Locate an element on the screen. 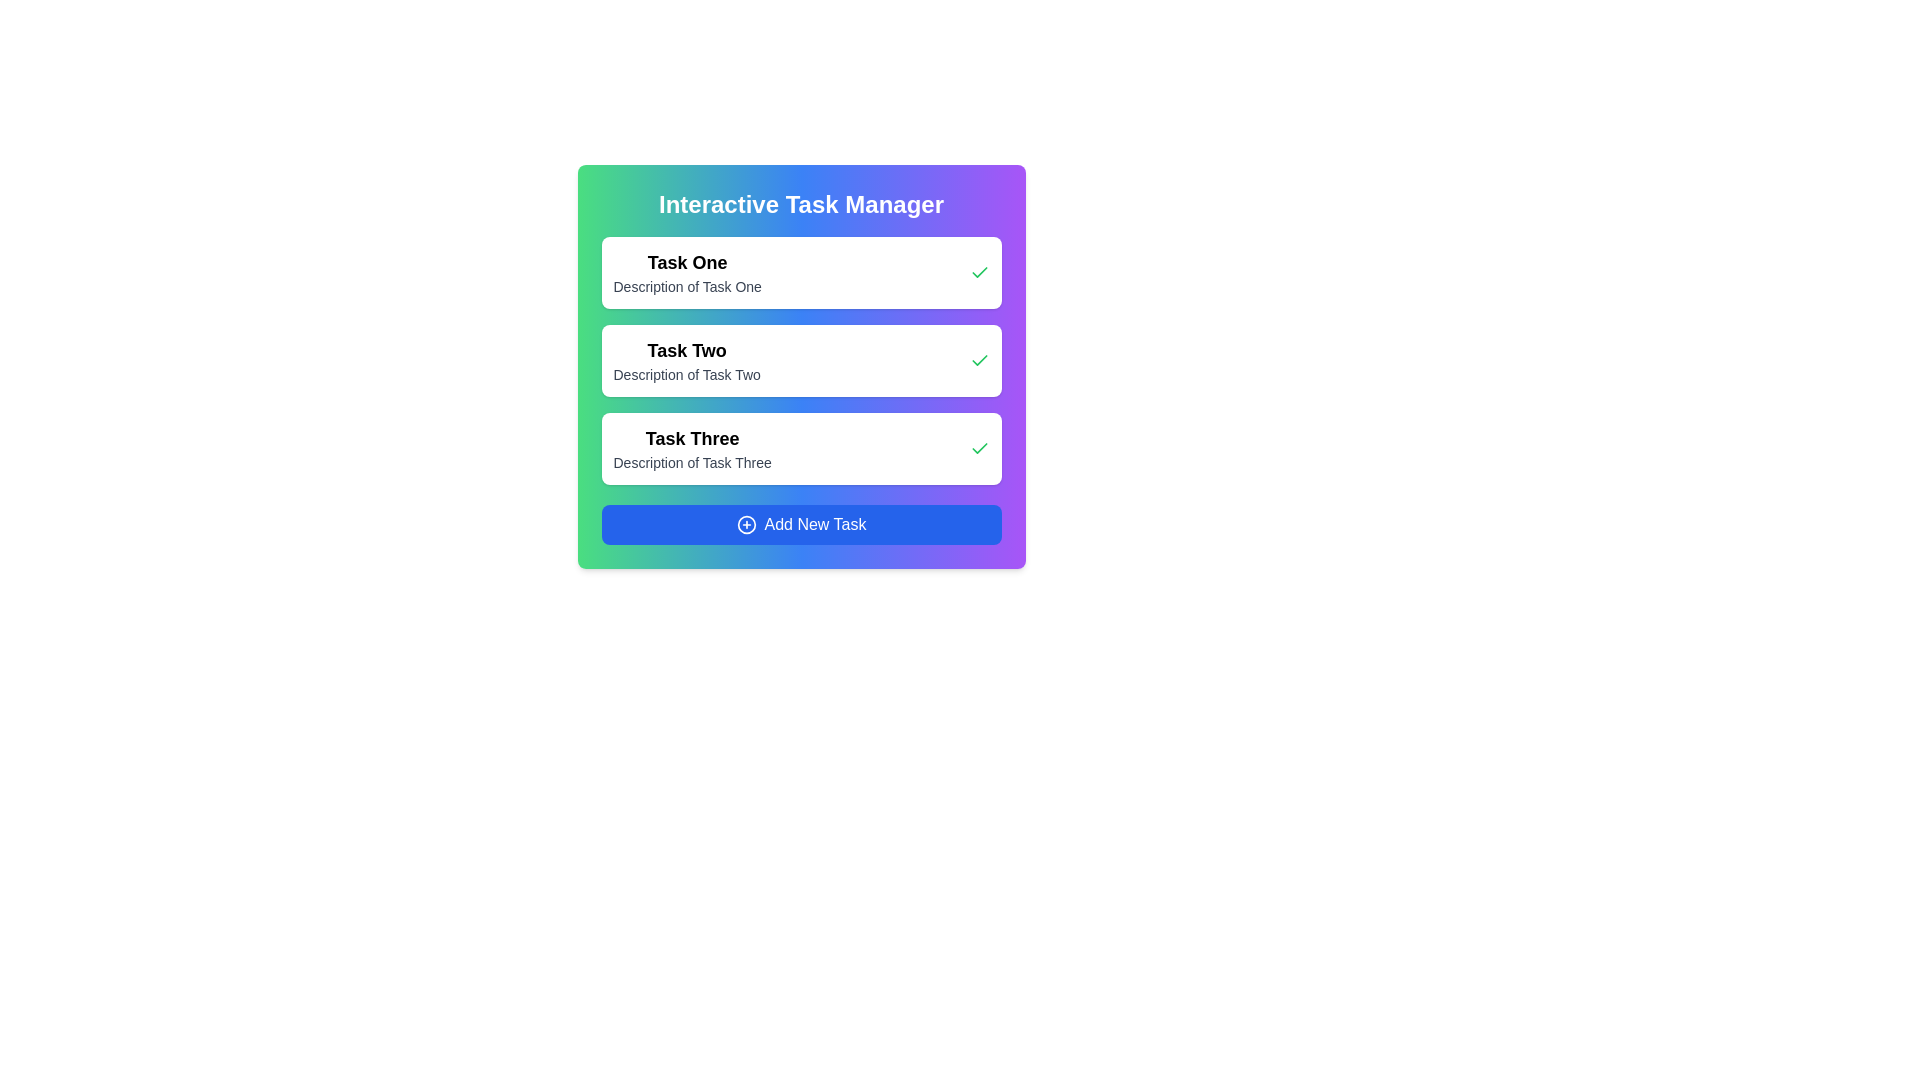 The height and width of the screenshot is (1080, 1920). the text block labeled 'Task Two' is located at coordinates (687, 361).